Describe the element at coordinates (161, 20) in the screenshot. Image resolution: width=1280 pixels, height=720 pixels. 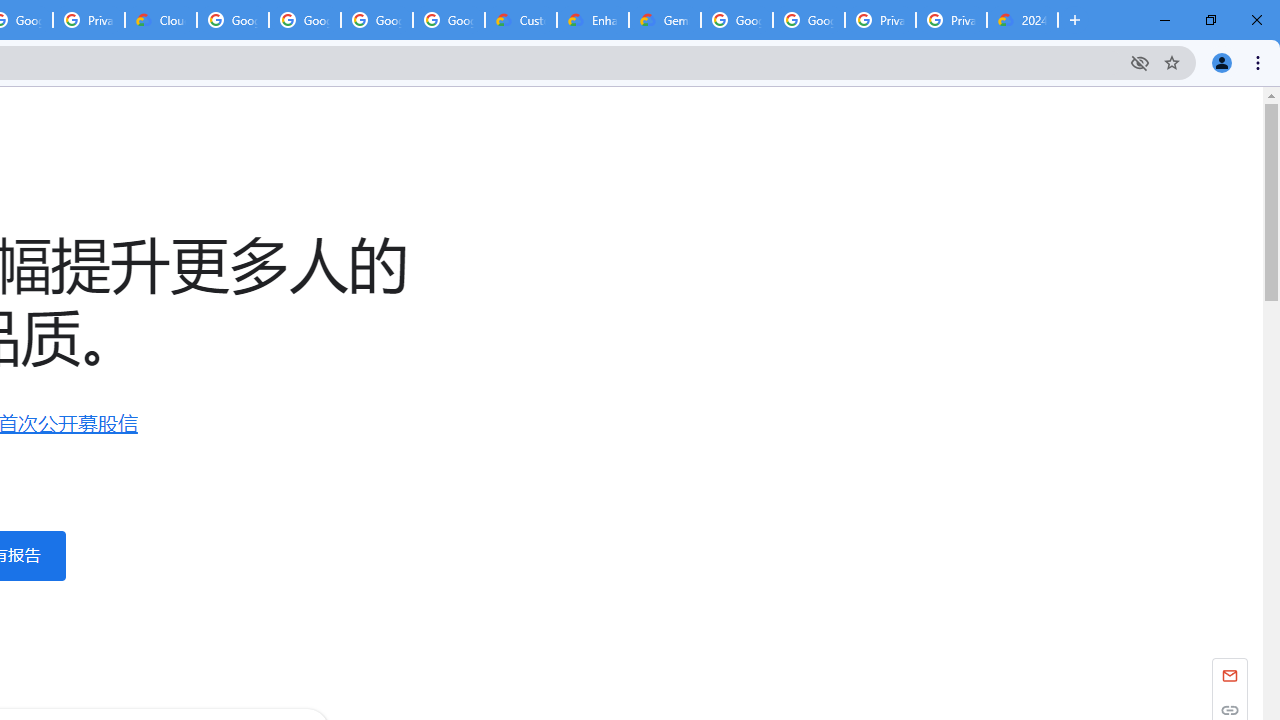
I see `'Cloud Data Processing Addendum | Google Cloud'` at that location.